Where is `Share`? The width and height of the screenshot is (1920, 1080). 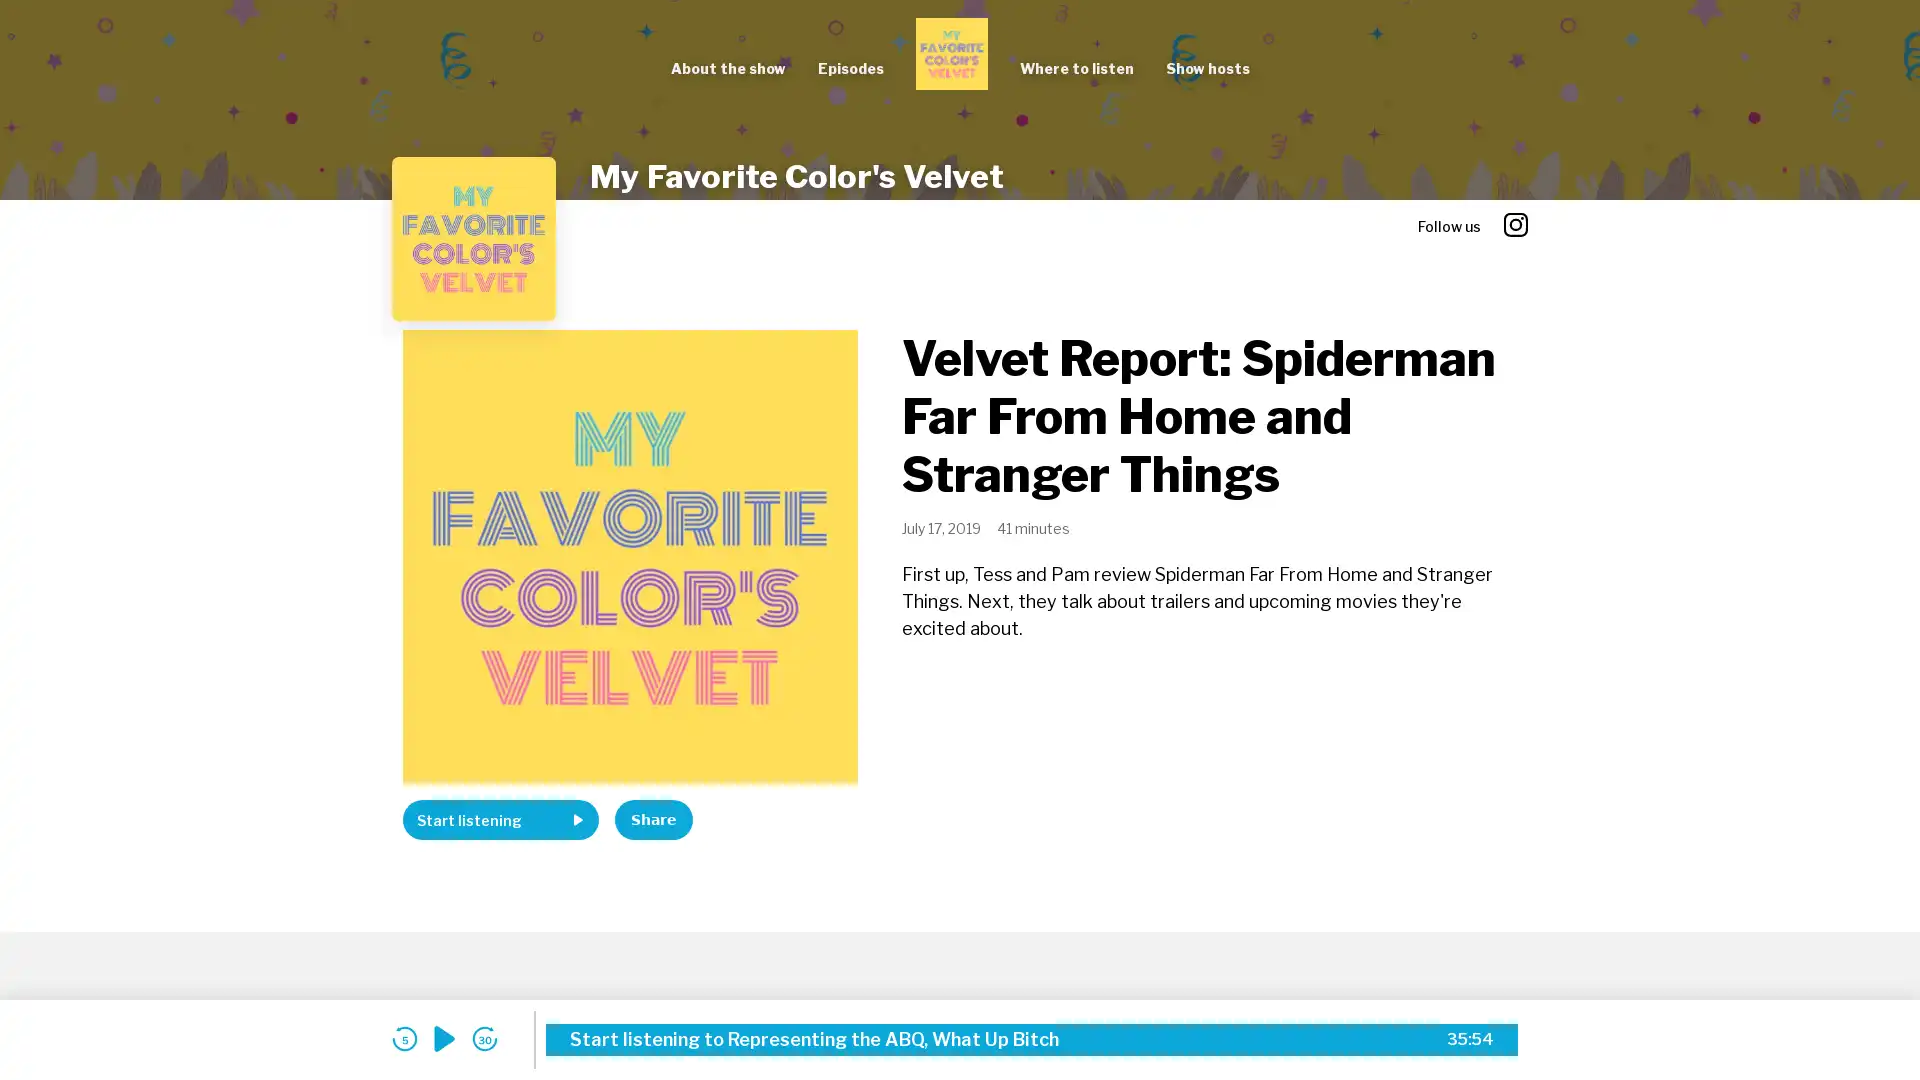
Share is located at coordinates (653, 820).